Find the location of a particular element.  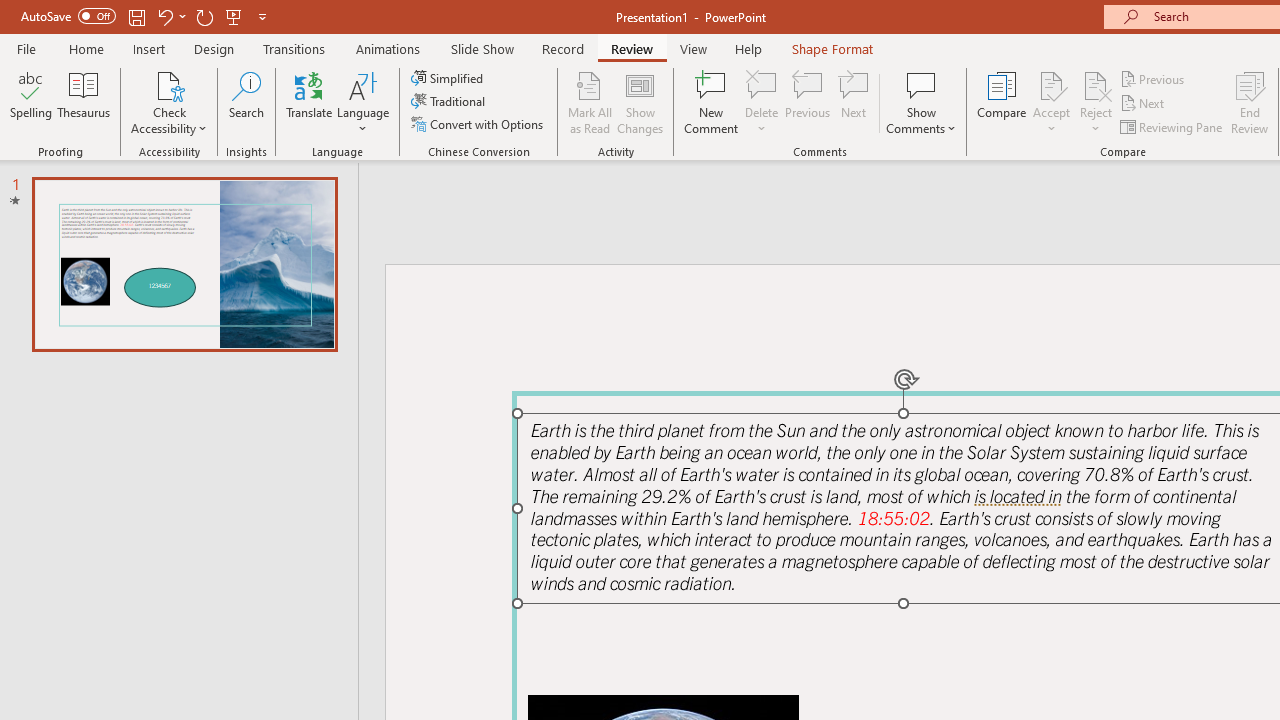

'Reviewing Pane' is located at coordinates (1173, 127).